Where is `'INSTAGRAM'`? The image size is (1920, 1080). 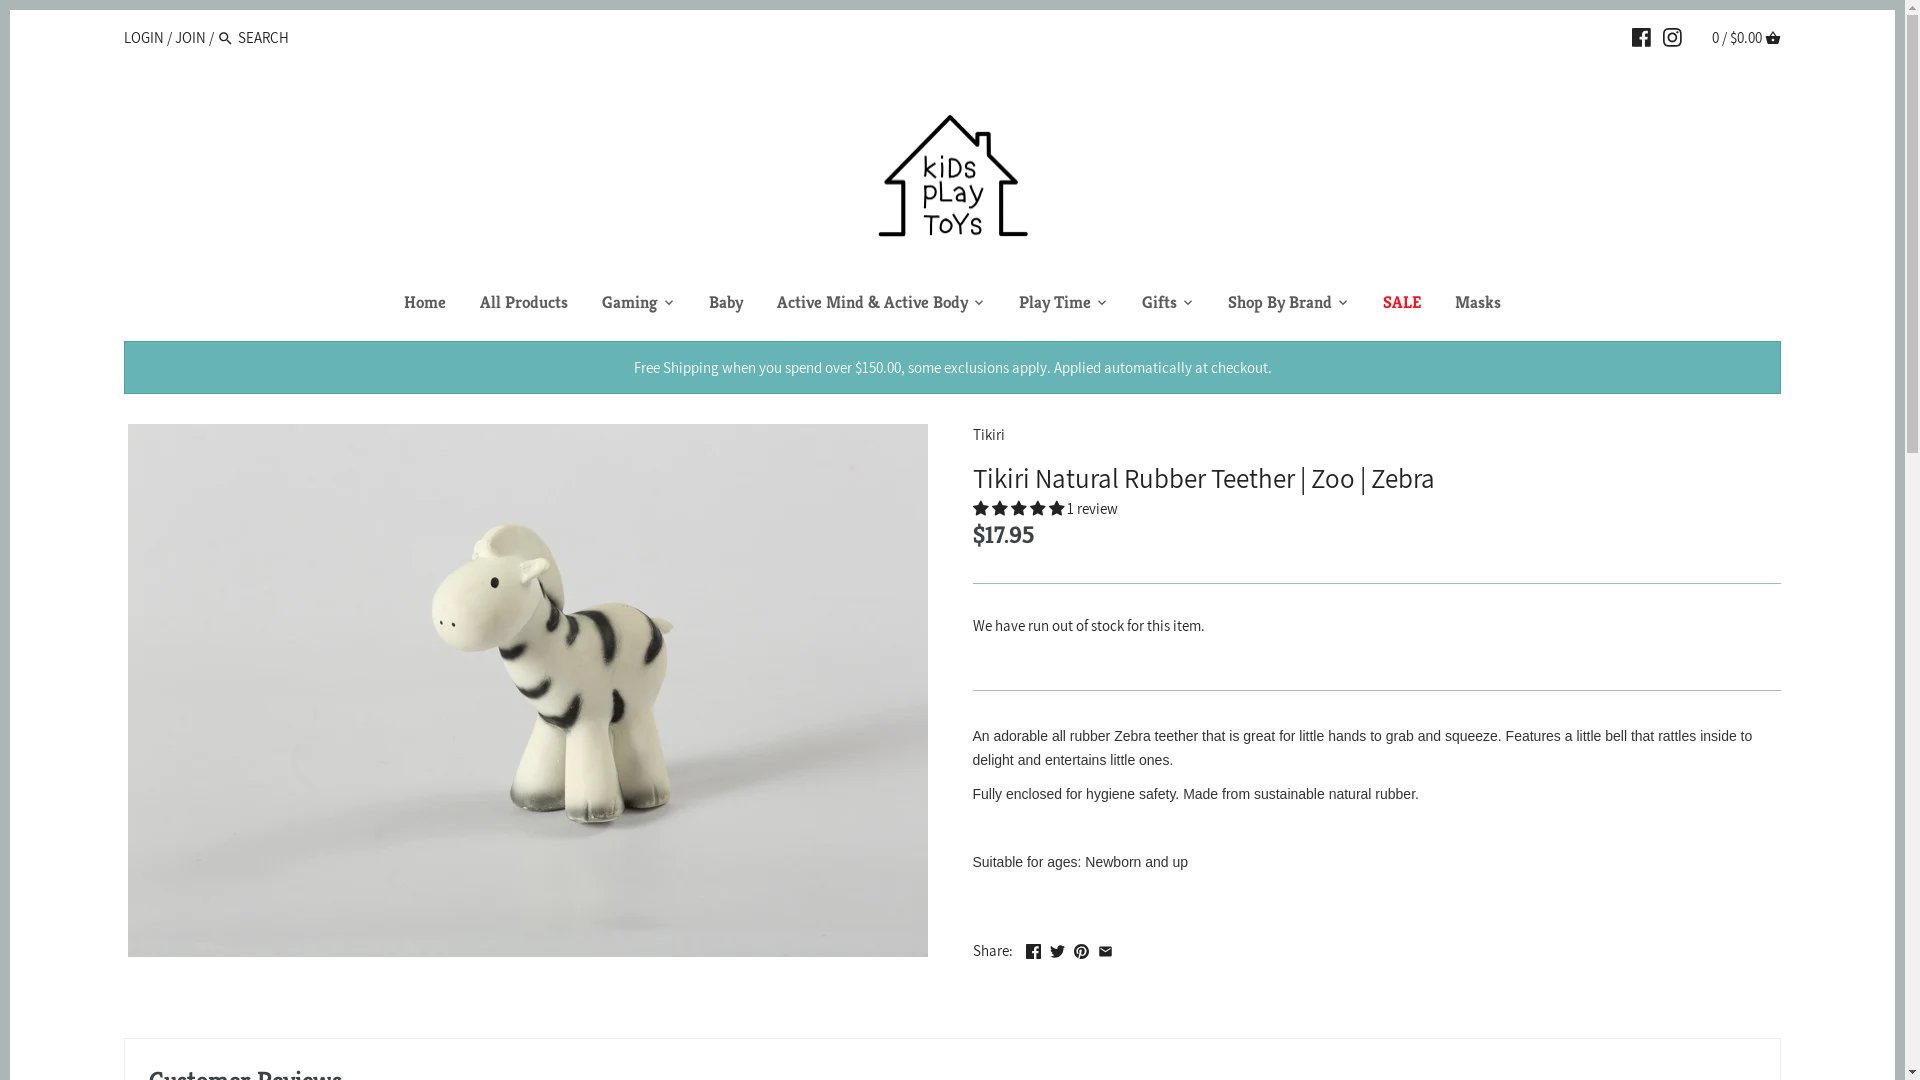
'INSTAGRAM' is located at coordinates (1672, 37).